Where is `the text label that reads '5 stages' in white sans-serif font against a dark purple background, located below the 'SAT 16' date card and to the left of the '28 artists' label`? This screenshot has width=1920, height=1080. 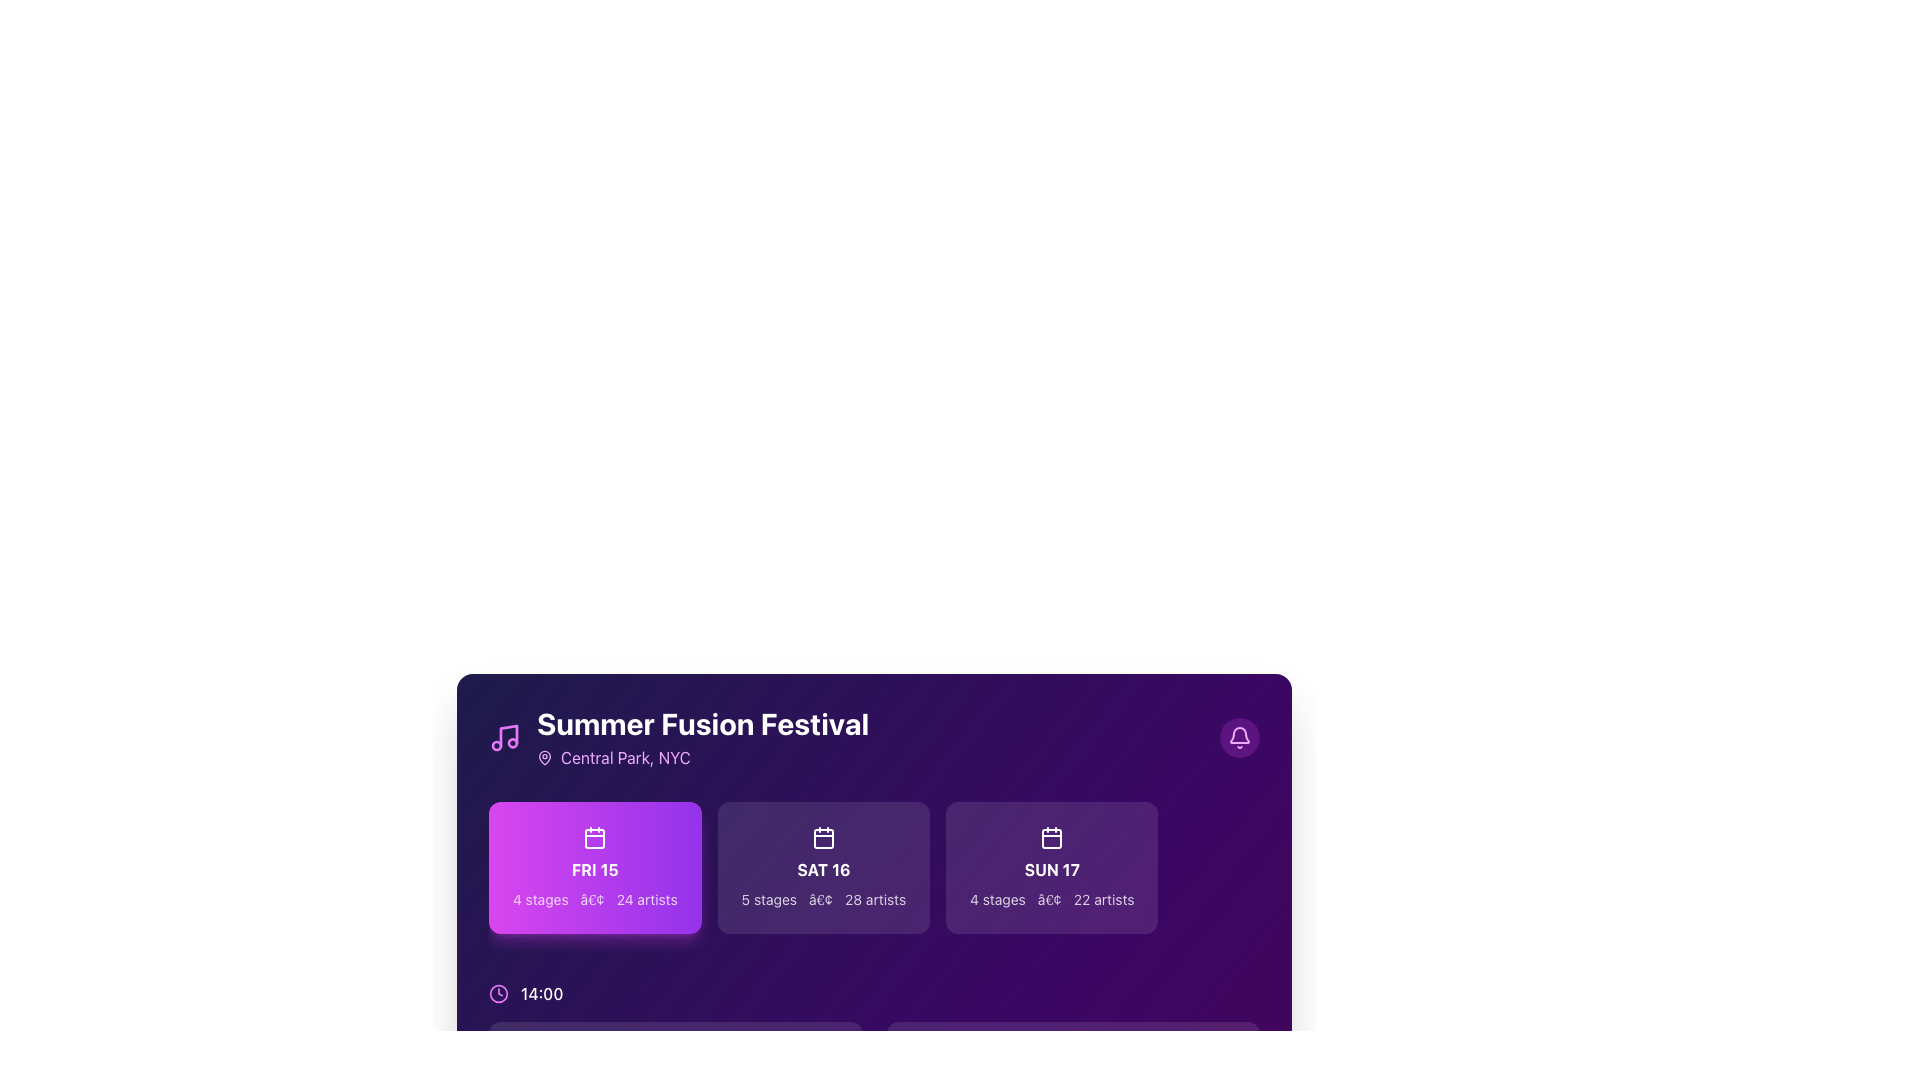
the text label that reads '5 stages' in white sans-serif font against a dark purple background, located below the 'SAT 16' date card and to the left of the '28 artists' label is located at coordinates (768, 898).